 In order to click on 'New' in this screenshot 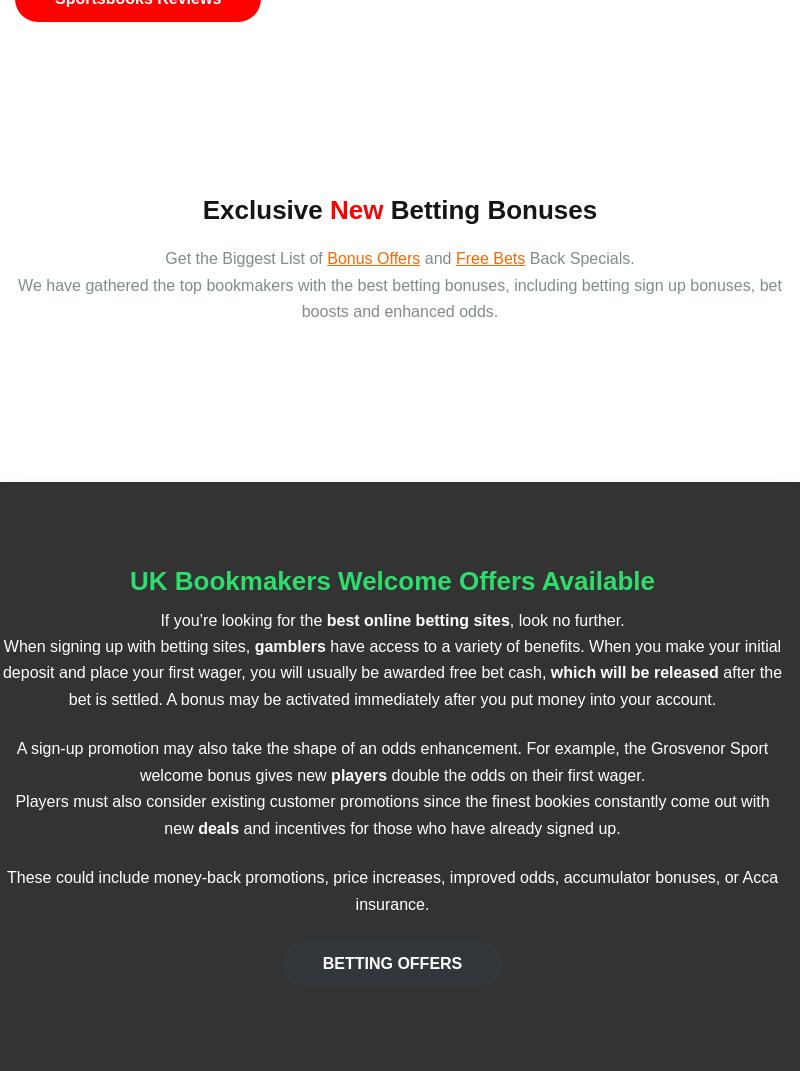, I will do `click(356, 209)`.